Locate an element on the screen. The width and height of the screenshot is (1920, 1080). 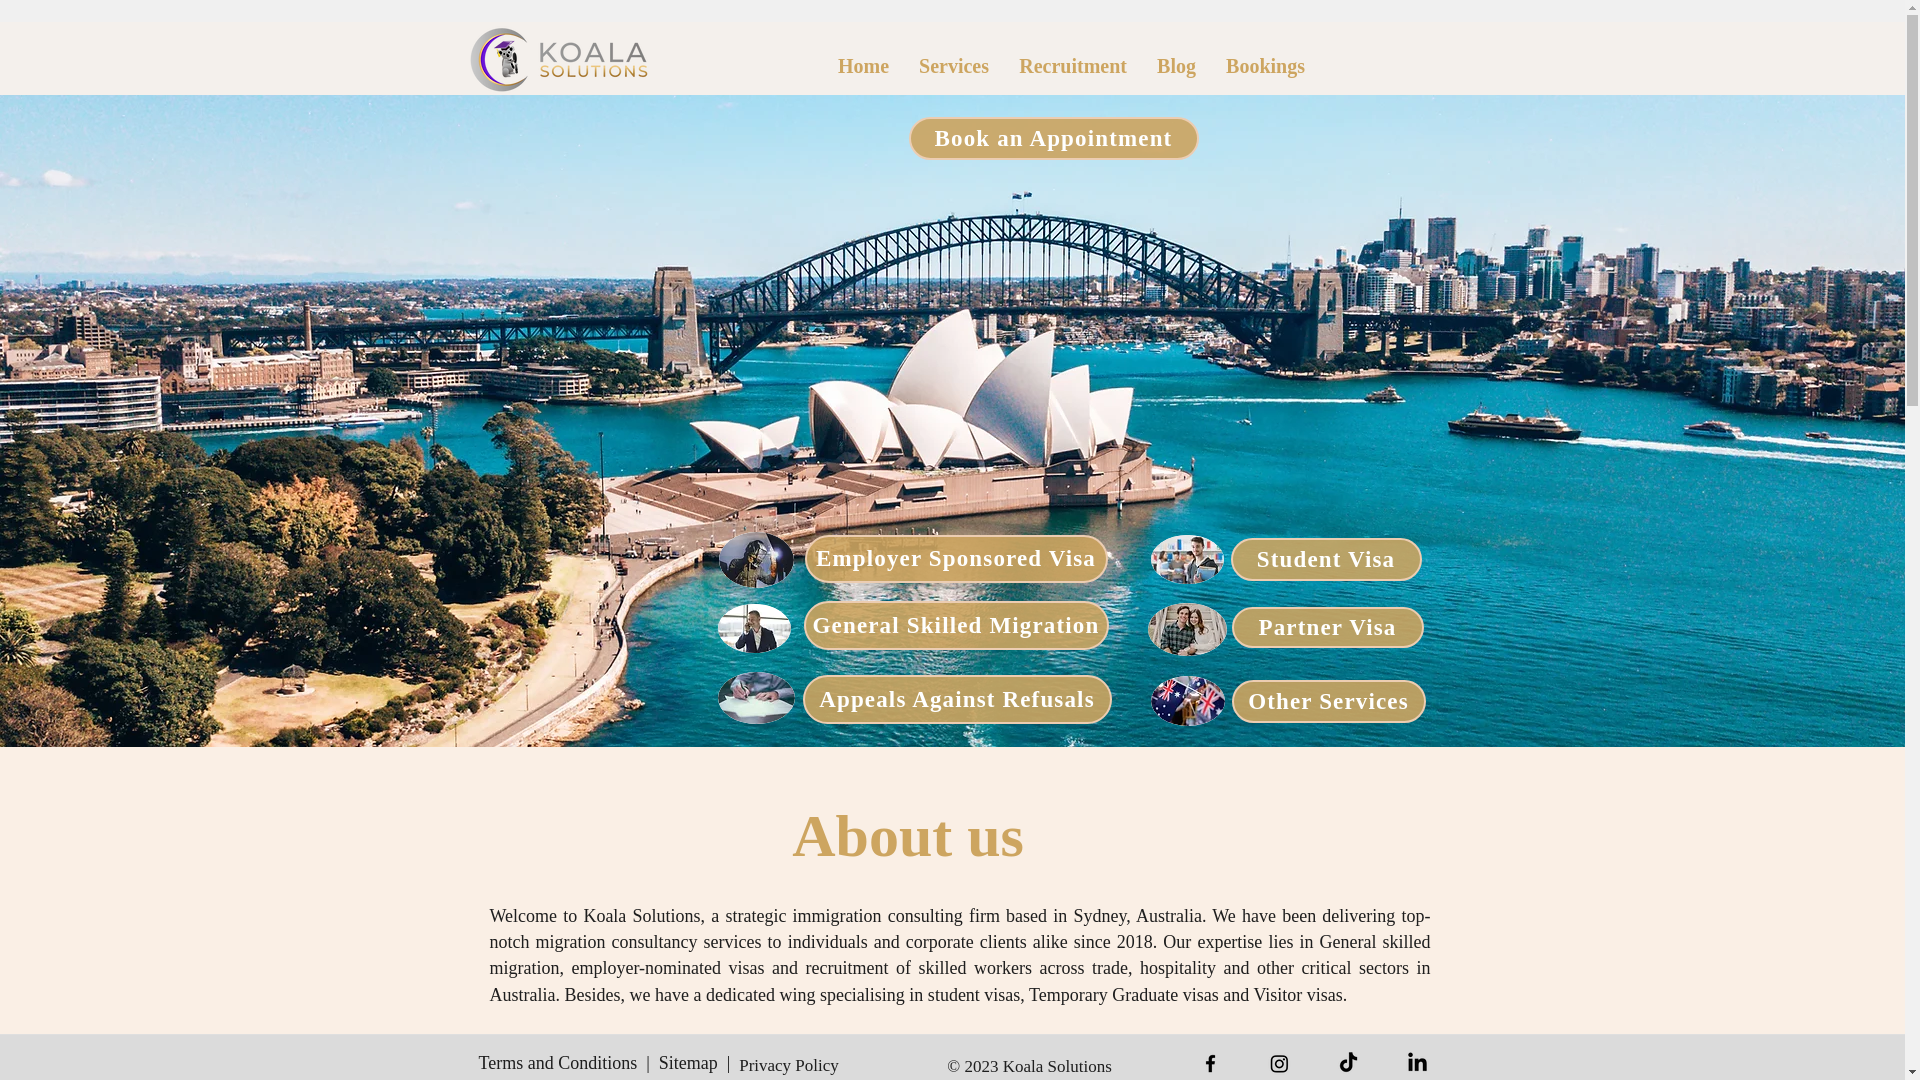
'Home' is located at coordinates (822, 65).